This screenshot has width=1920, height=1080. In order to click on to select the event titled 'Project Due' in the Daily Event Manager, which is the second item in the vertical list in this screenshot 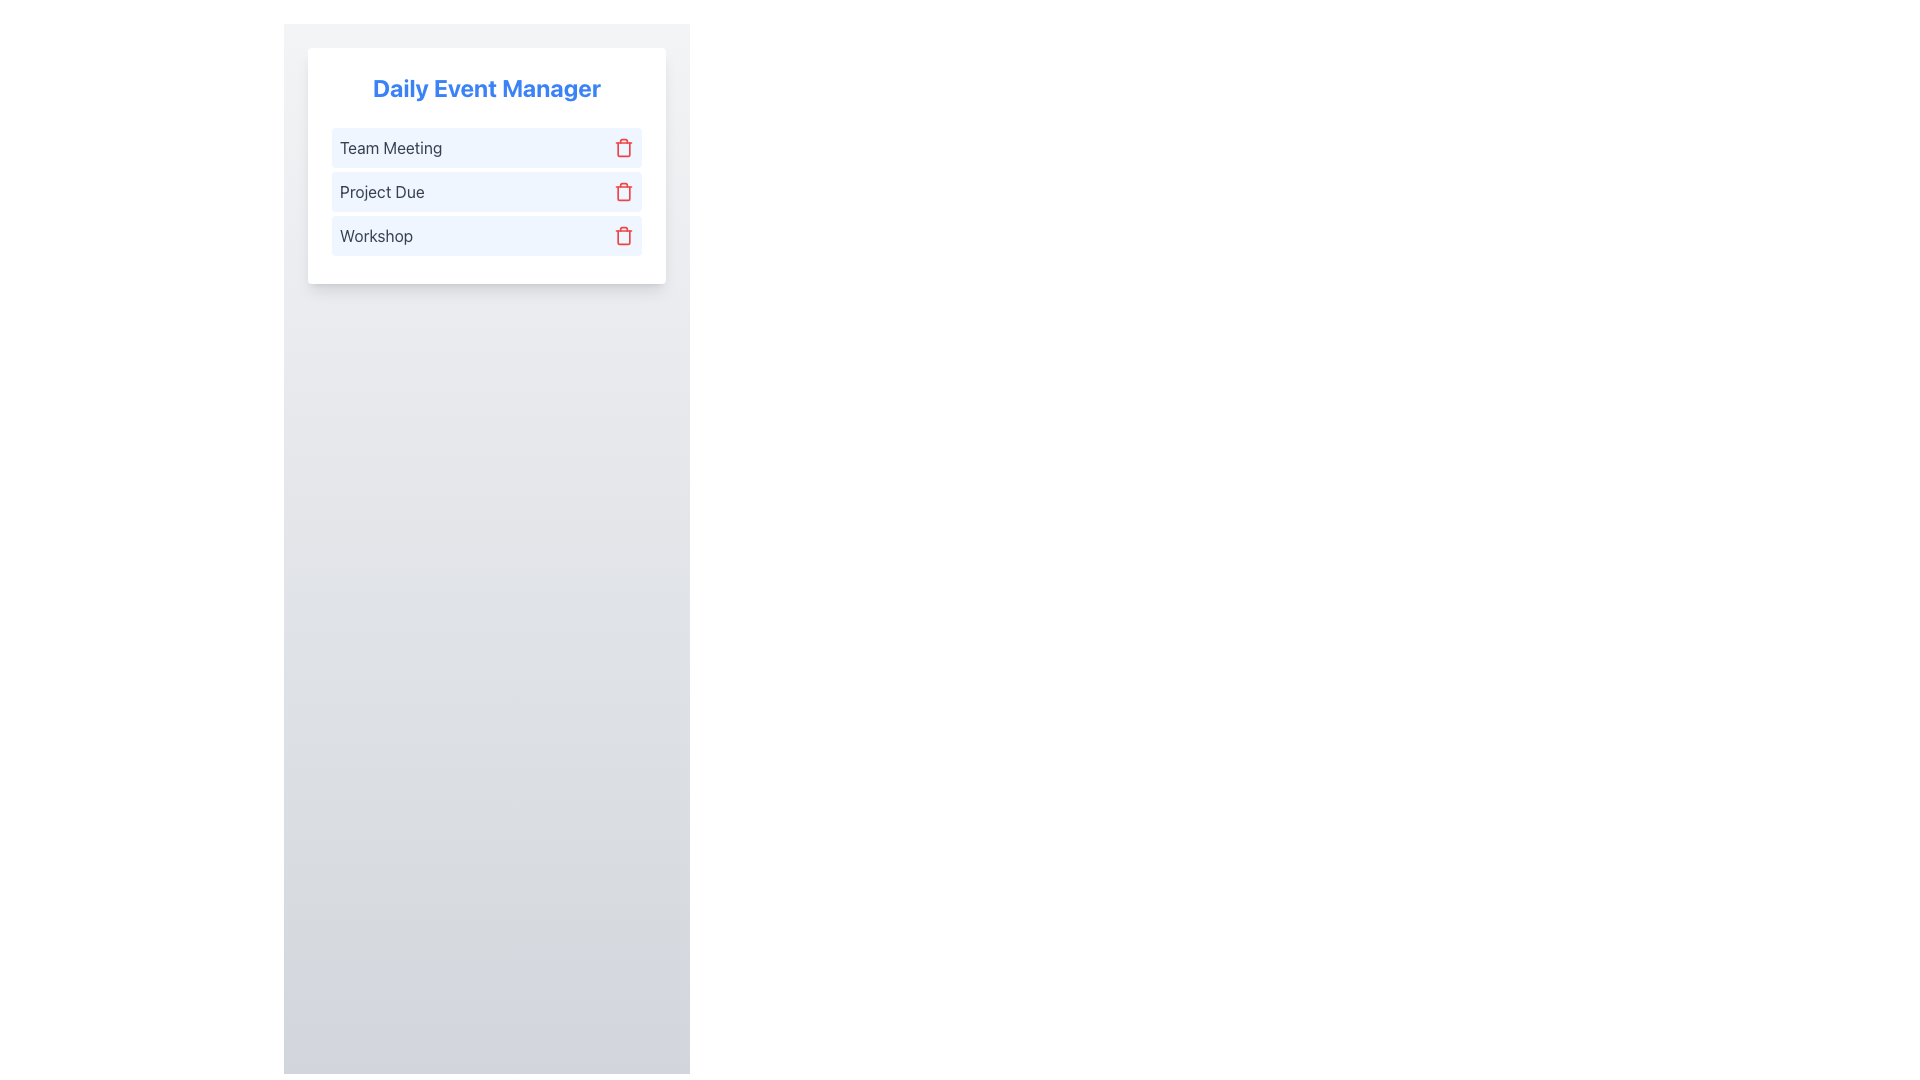, I will do `click(486, 192)`.